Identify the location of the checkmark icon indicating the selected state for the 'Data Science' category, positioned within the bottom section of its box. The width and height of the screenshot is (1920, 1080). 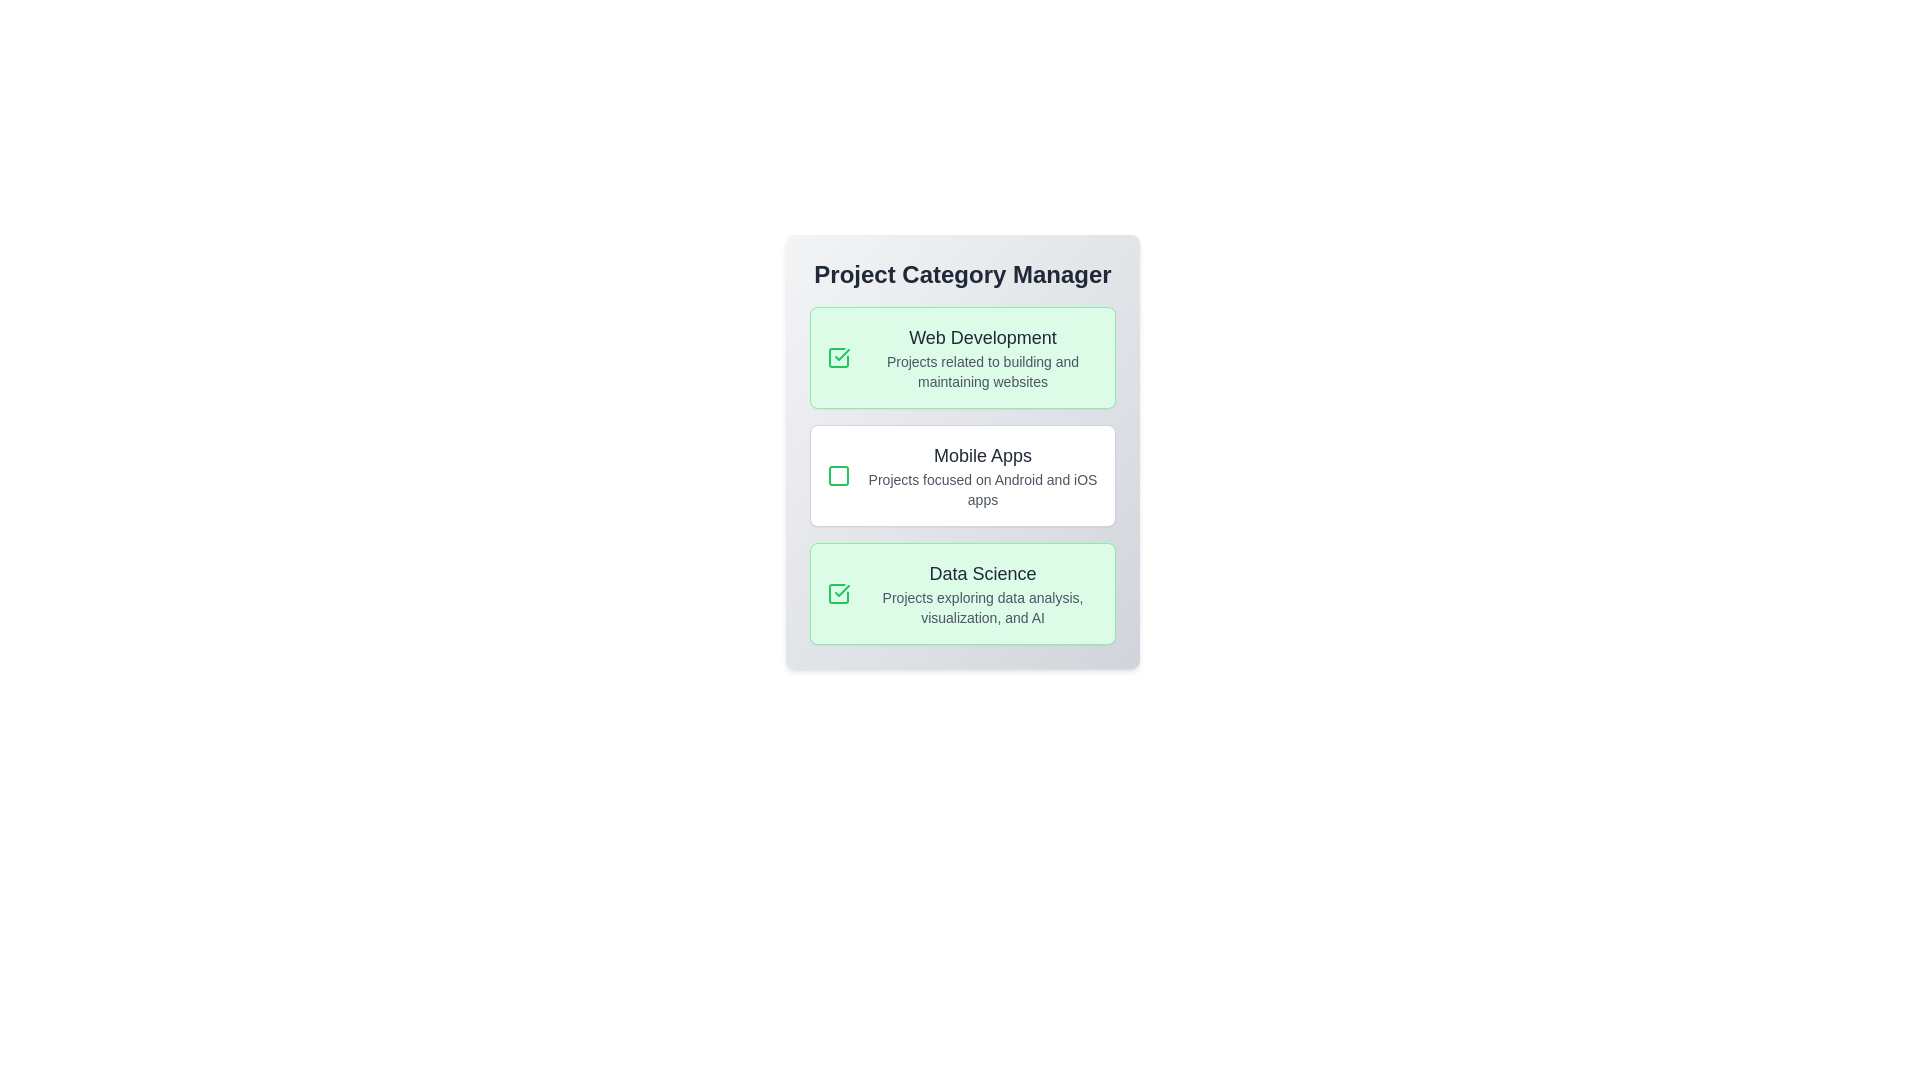
(842, 589).